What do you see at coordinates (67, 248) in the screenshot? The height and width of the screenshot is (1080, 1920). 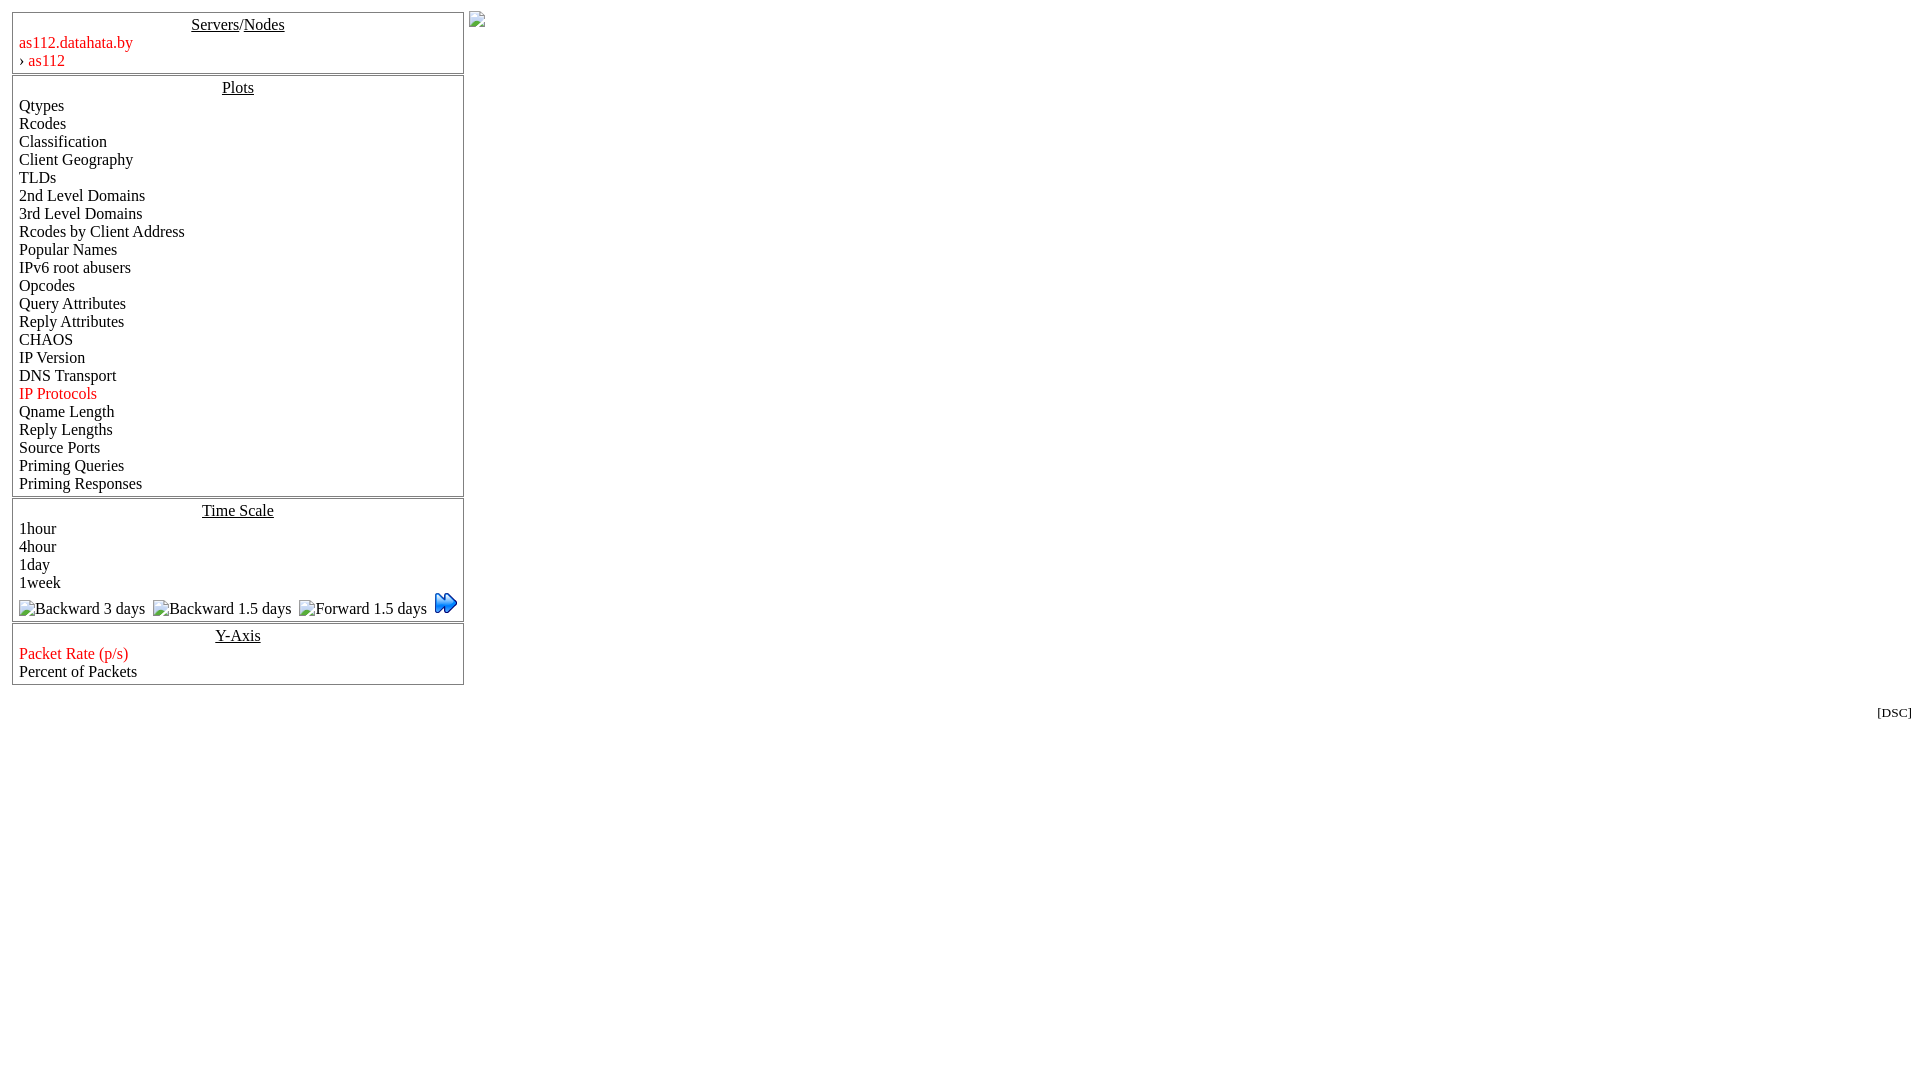 I see `'Popular Names'` at bounding box center [67, 248].